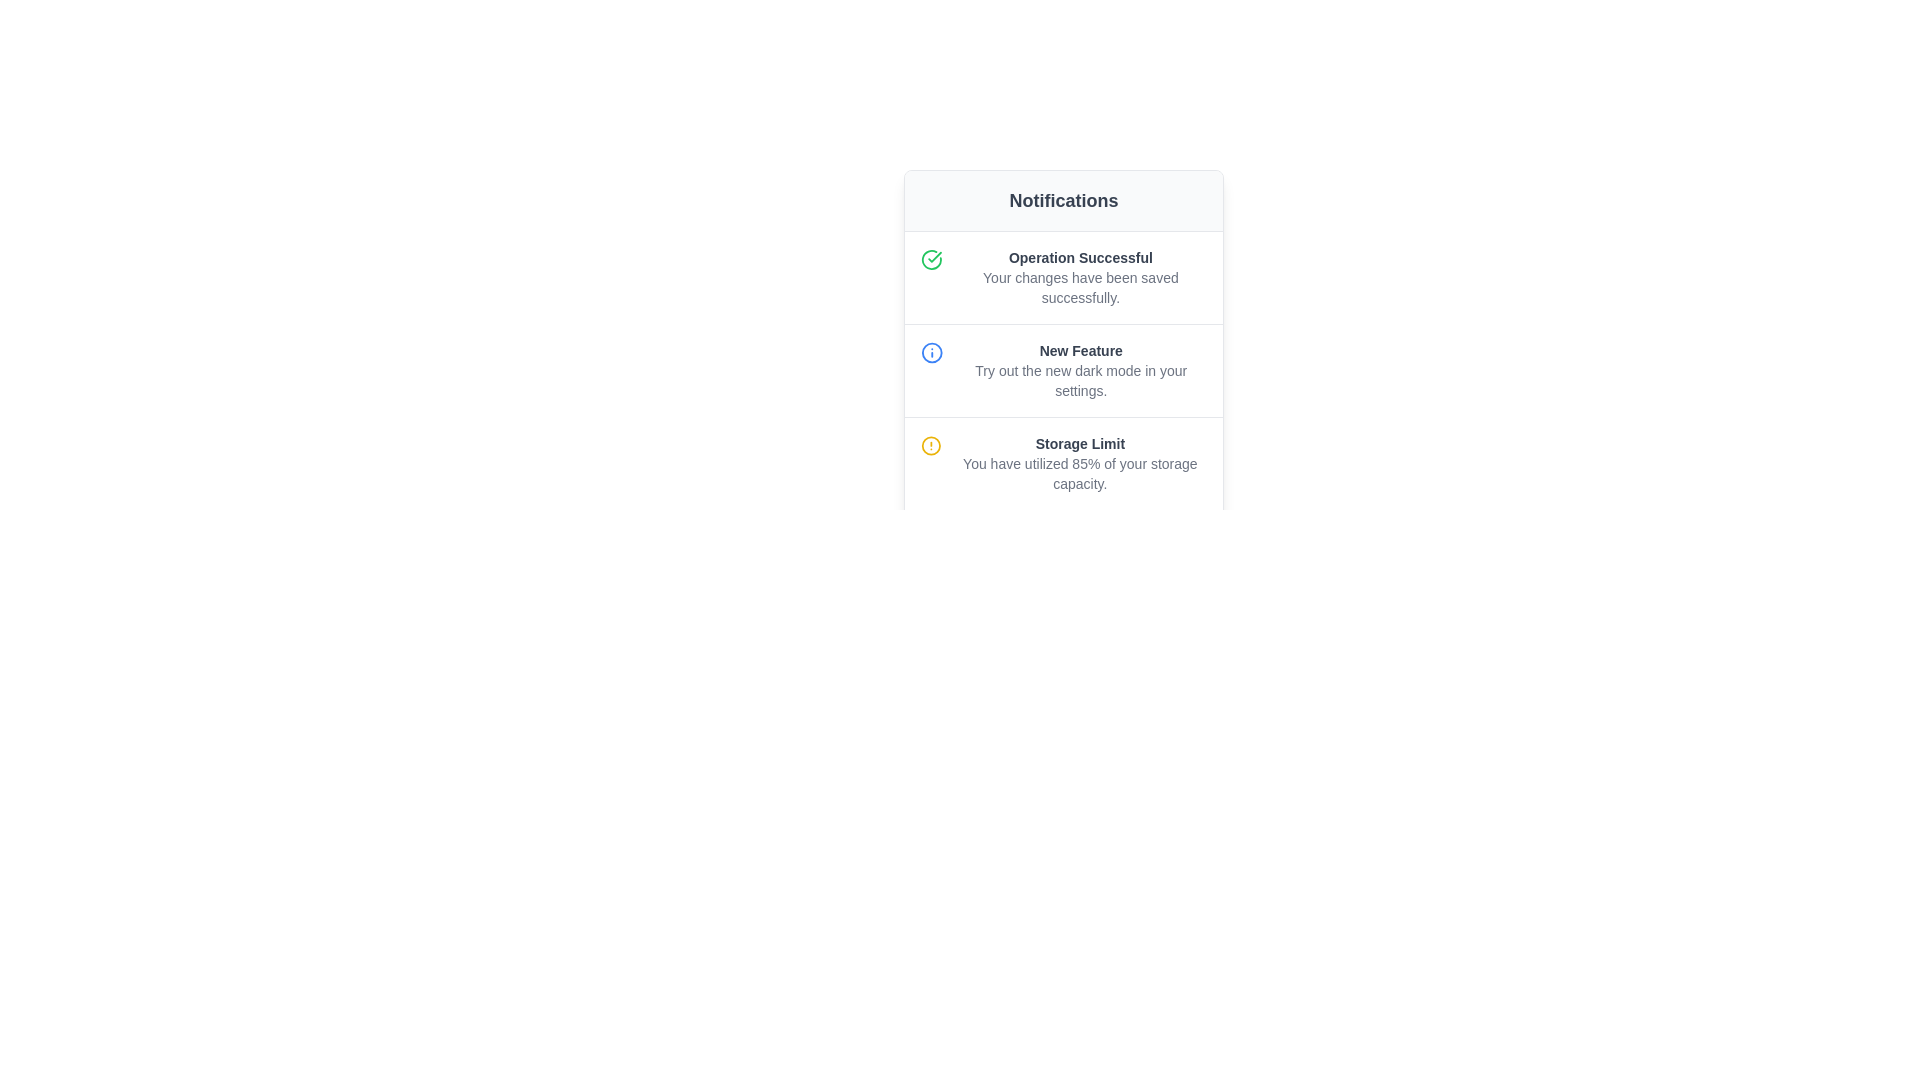 The image size is (1920, 1080). I want to click on the Text Element that conveys information about the newly available dark mode option, positioned centrally in the notification box as the second item, so click(1080, 370).